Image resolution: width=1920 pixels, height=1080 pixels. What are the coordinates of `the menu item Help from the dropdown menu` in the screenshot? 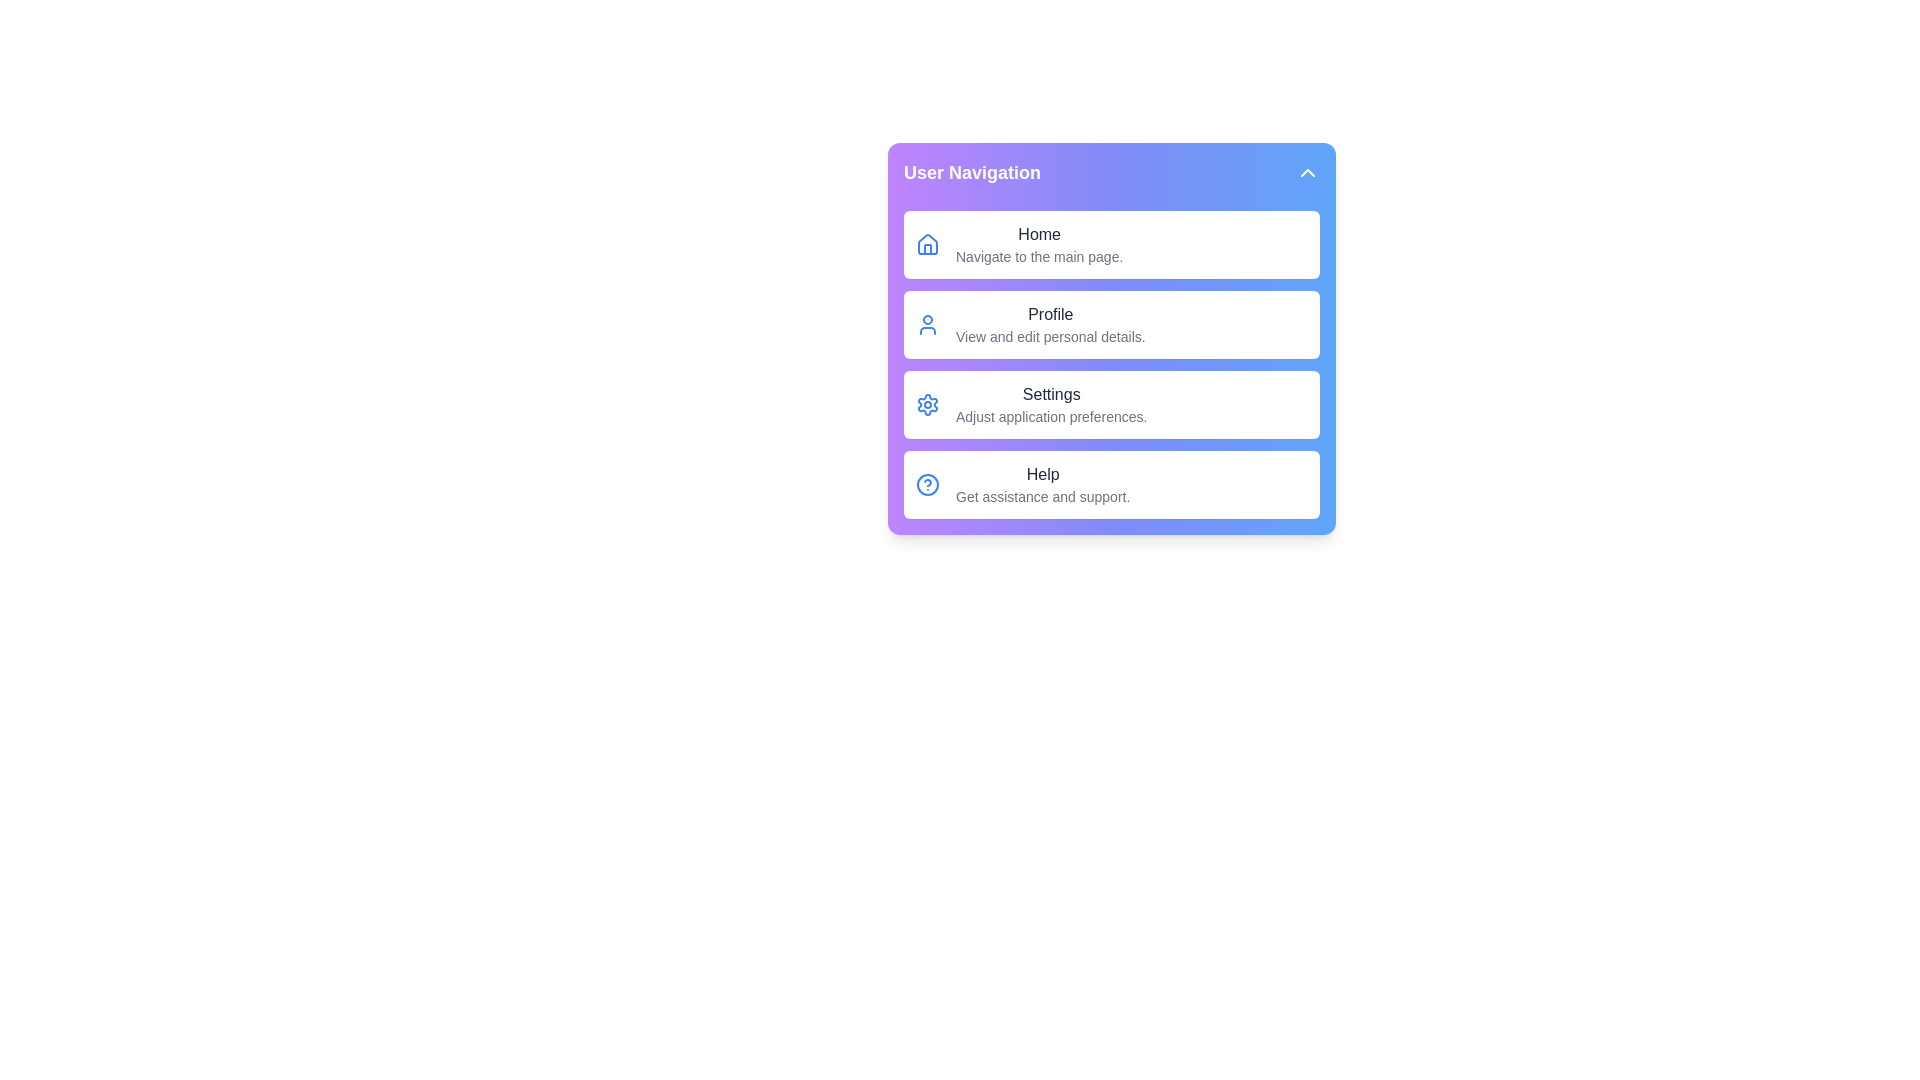 It's located at (1111, 485).